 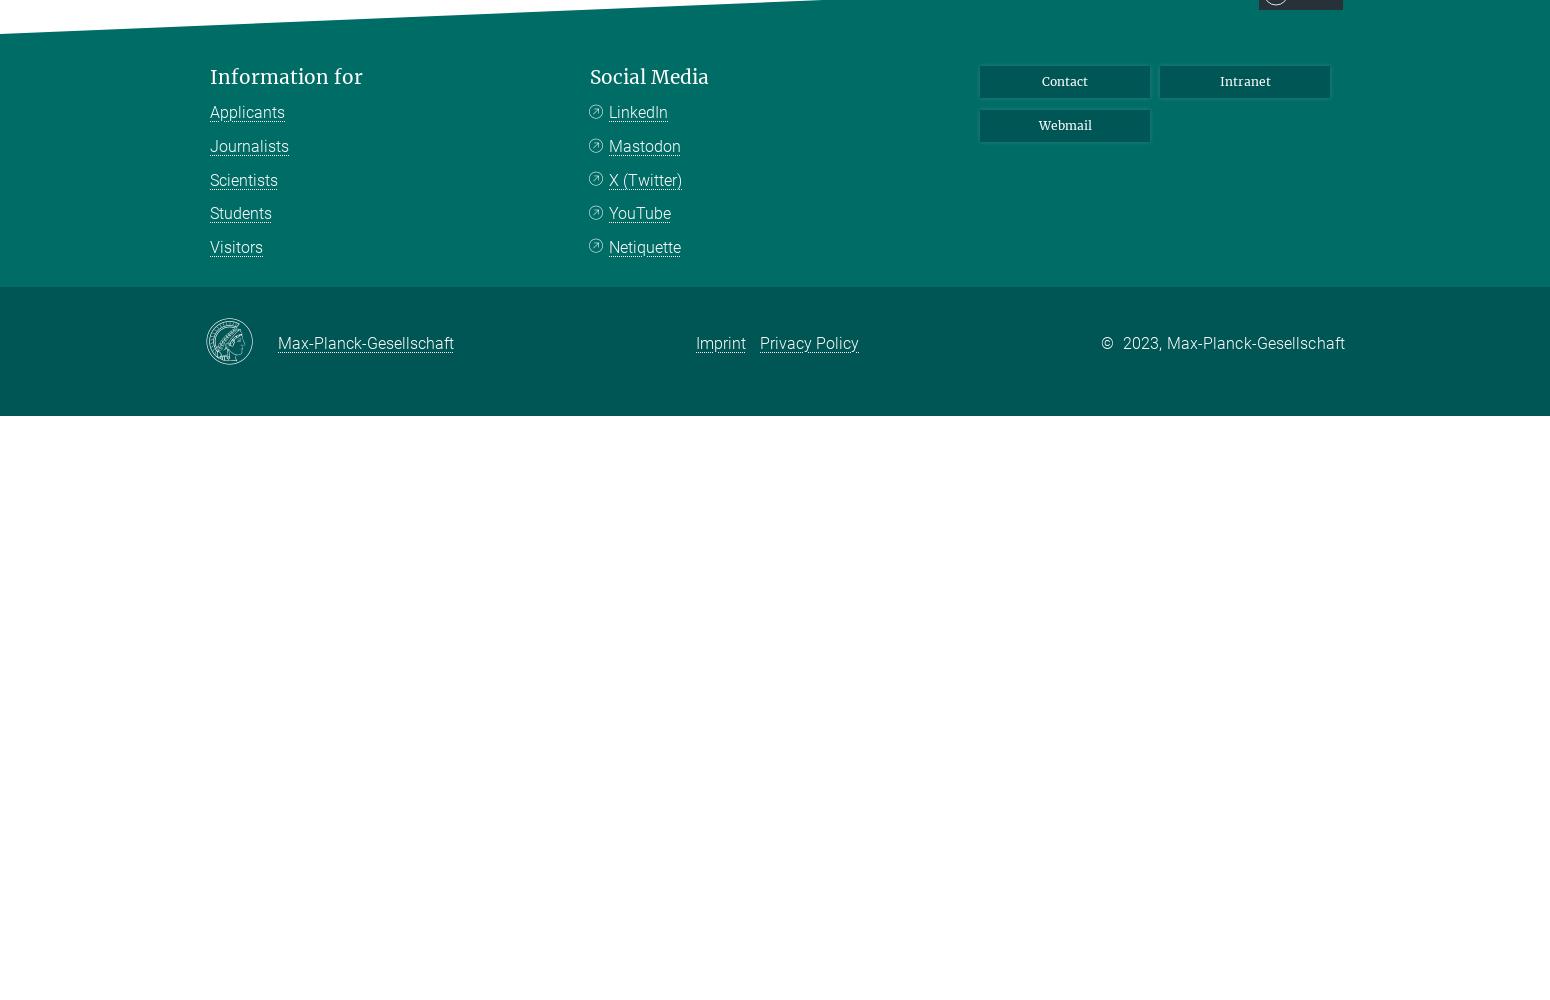 I want to click on 'Imprint', so click(x=721, y=341).